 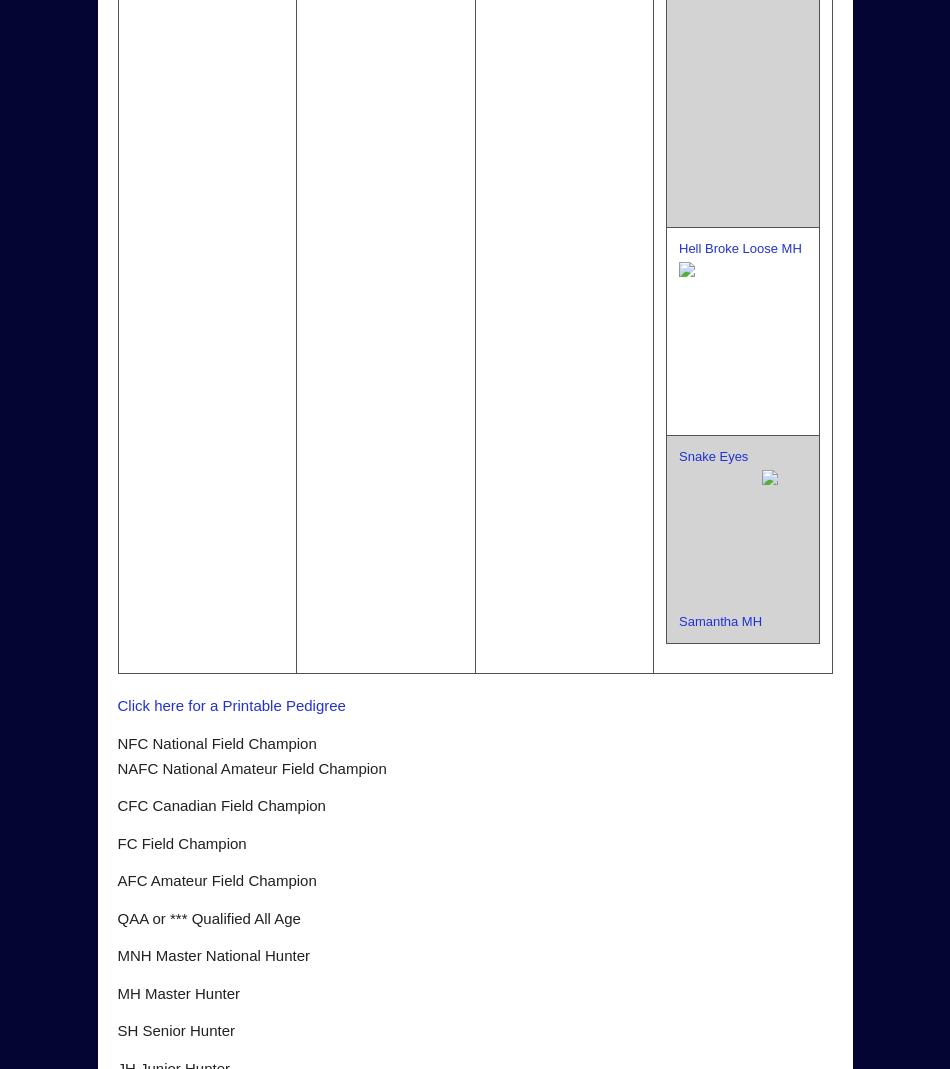 What do you see at coordinates (216, 879) in the screenshot?
I see `'AFC Amateur Field Champion'` at bounding box center [216, 879].